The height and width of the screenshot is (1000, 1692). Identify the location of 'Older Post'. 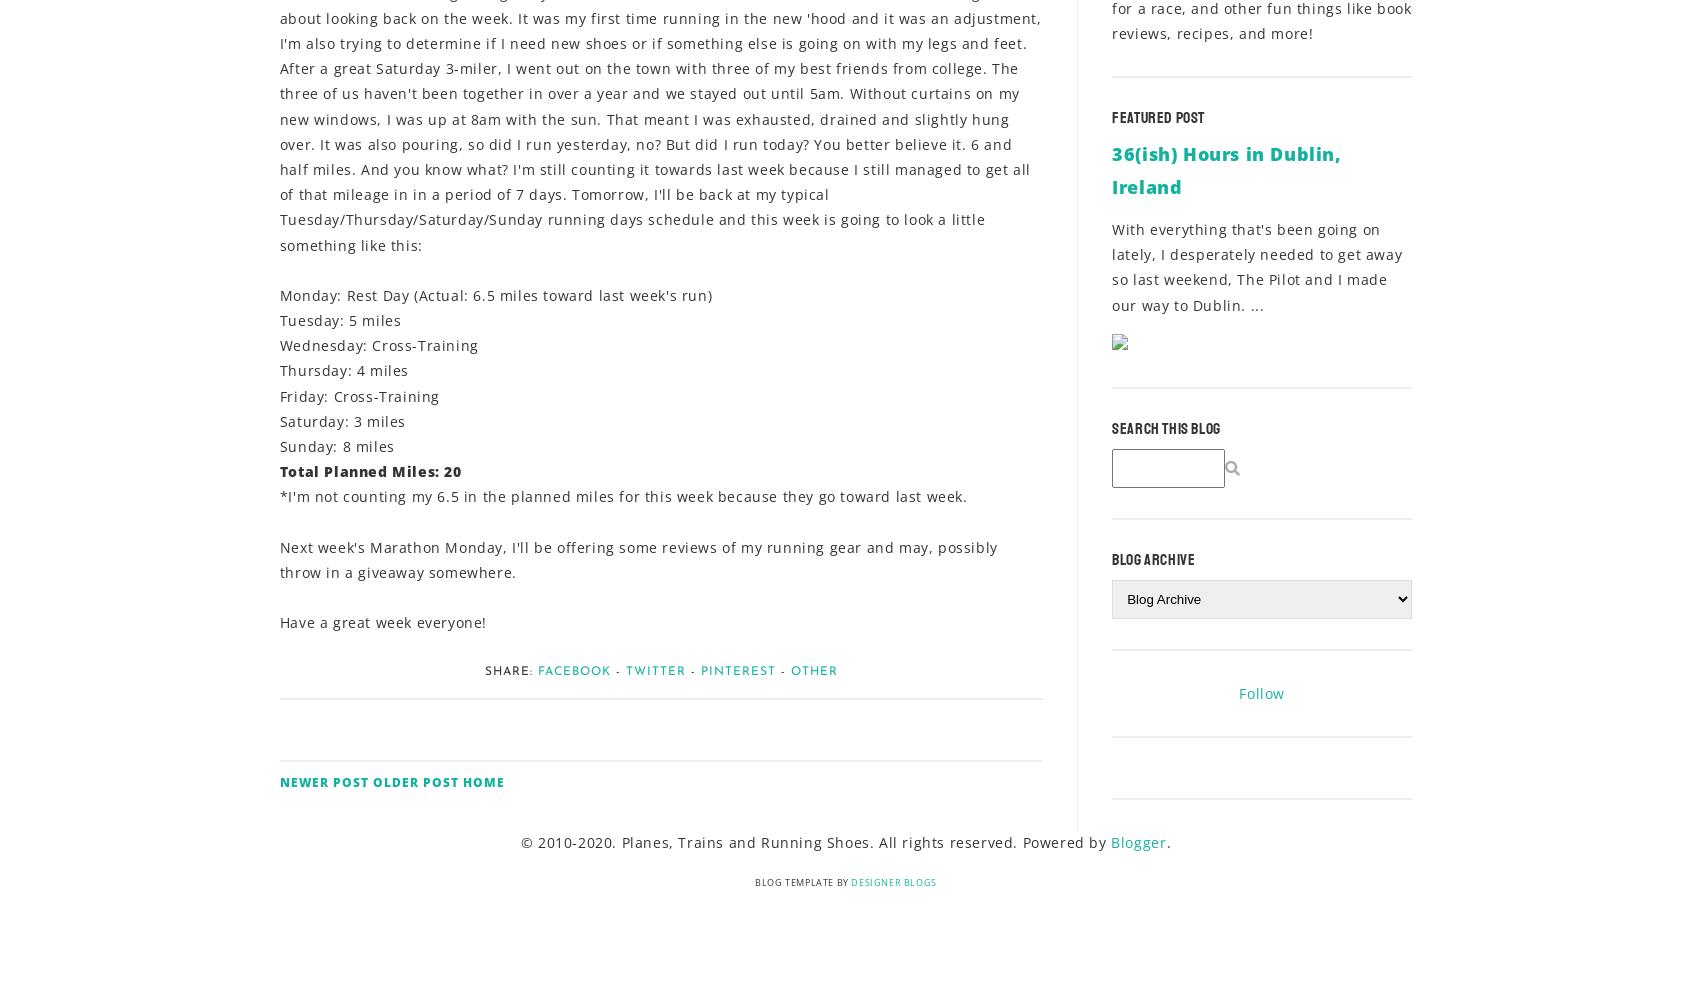
(415, 781).